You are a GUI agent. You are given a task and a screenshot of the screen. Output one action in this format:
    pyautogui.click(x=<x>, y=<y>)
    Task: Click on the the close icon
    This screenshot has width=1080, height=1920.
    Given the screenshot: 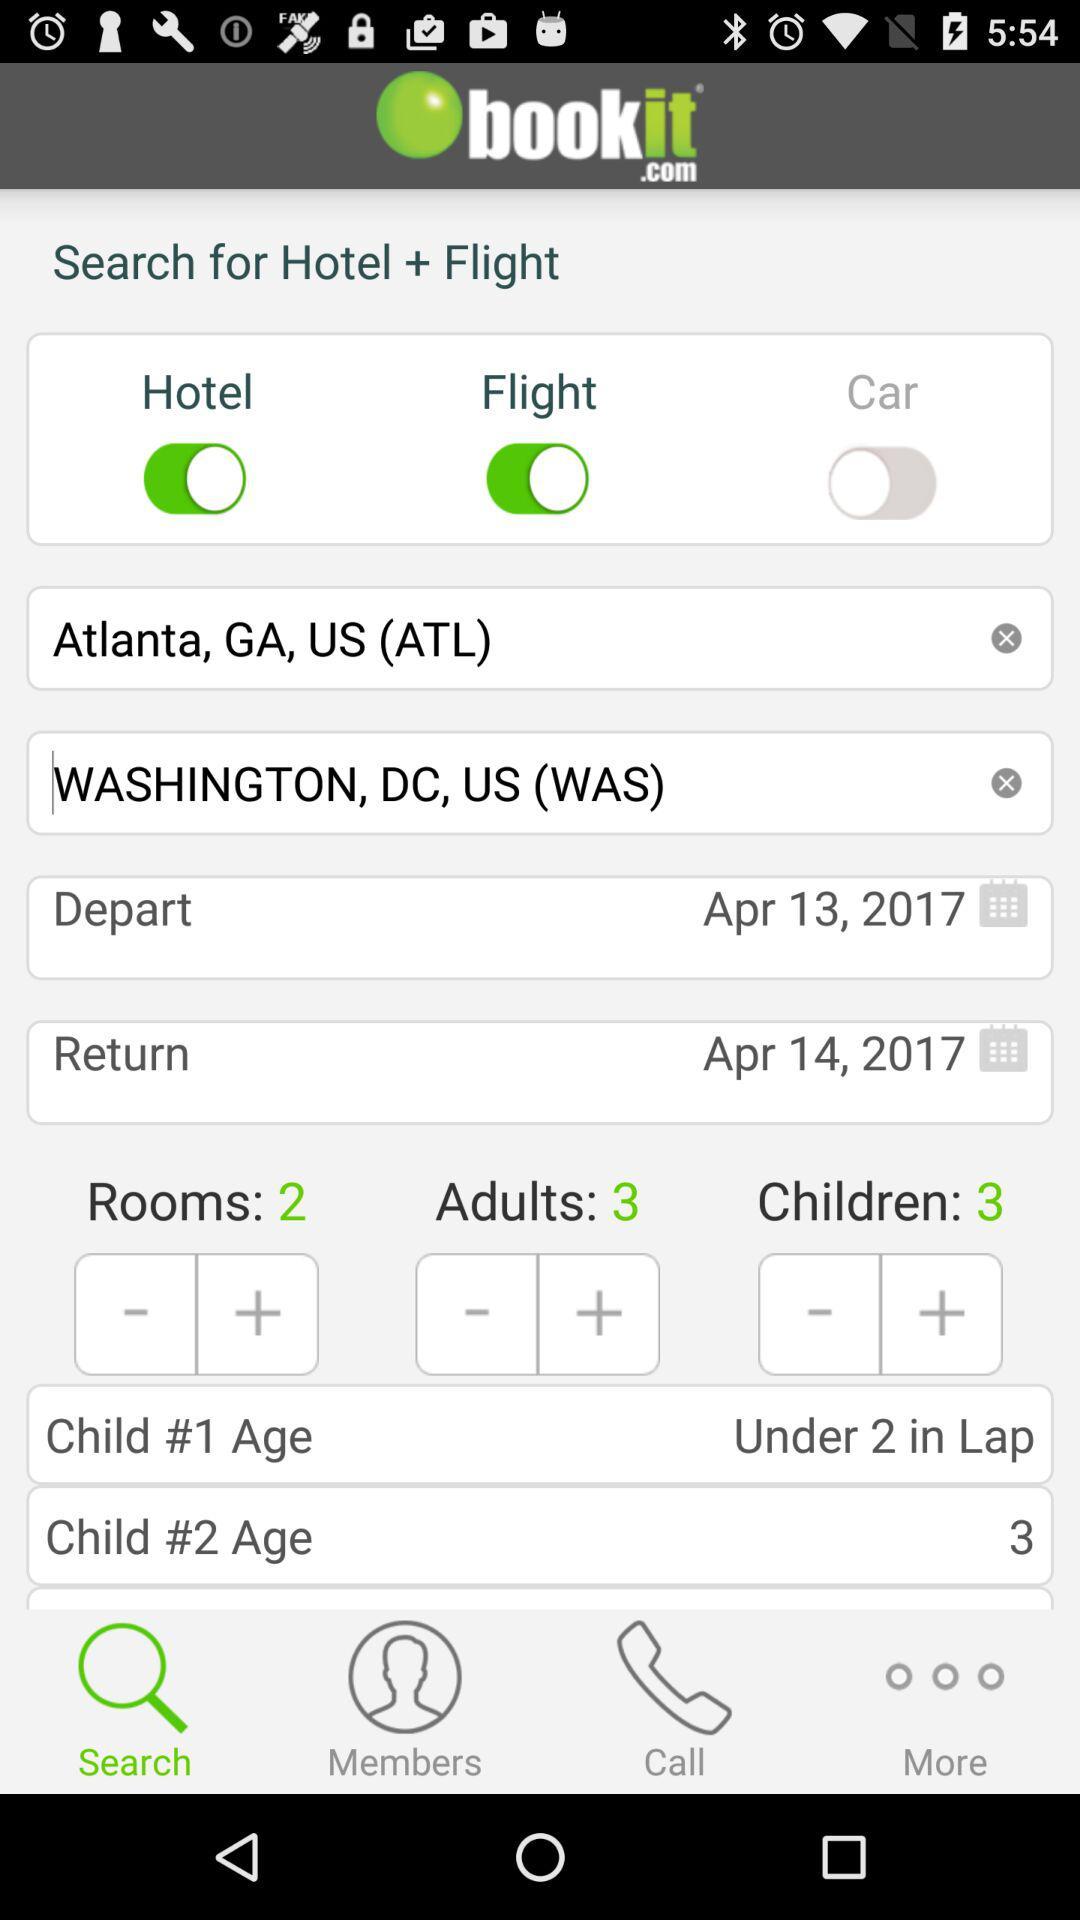 What is the action you would take?
    pyautogui.click(x=1006, y=683)
    